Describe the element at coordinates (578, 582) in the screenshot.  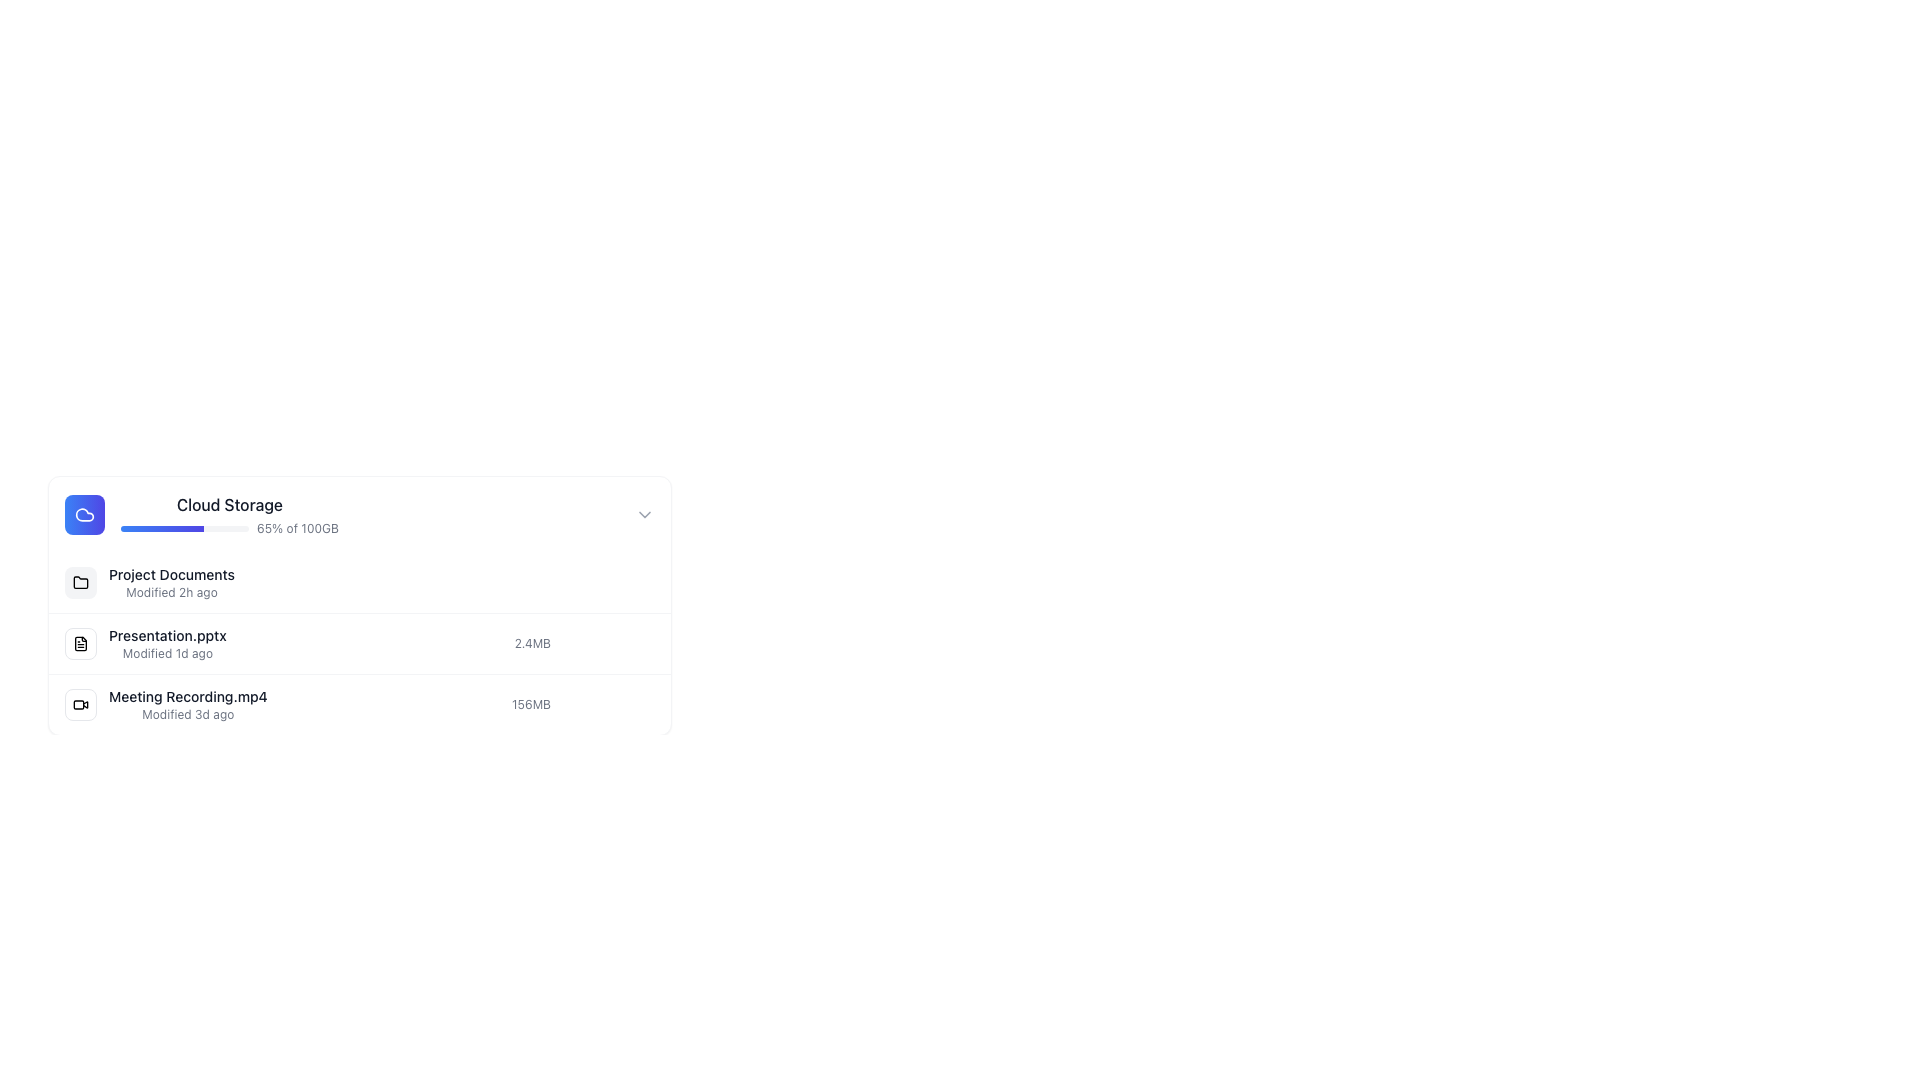
I see `the button resembling a group of users, located to the right of 'Project Documents'` at that location.